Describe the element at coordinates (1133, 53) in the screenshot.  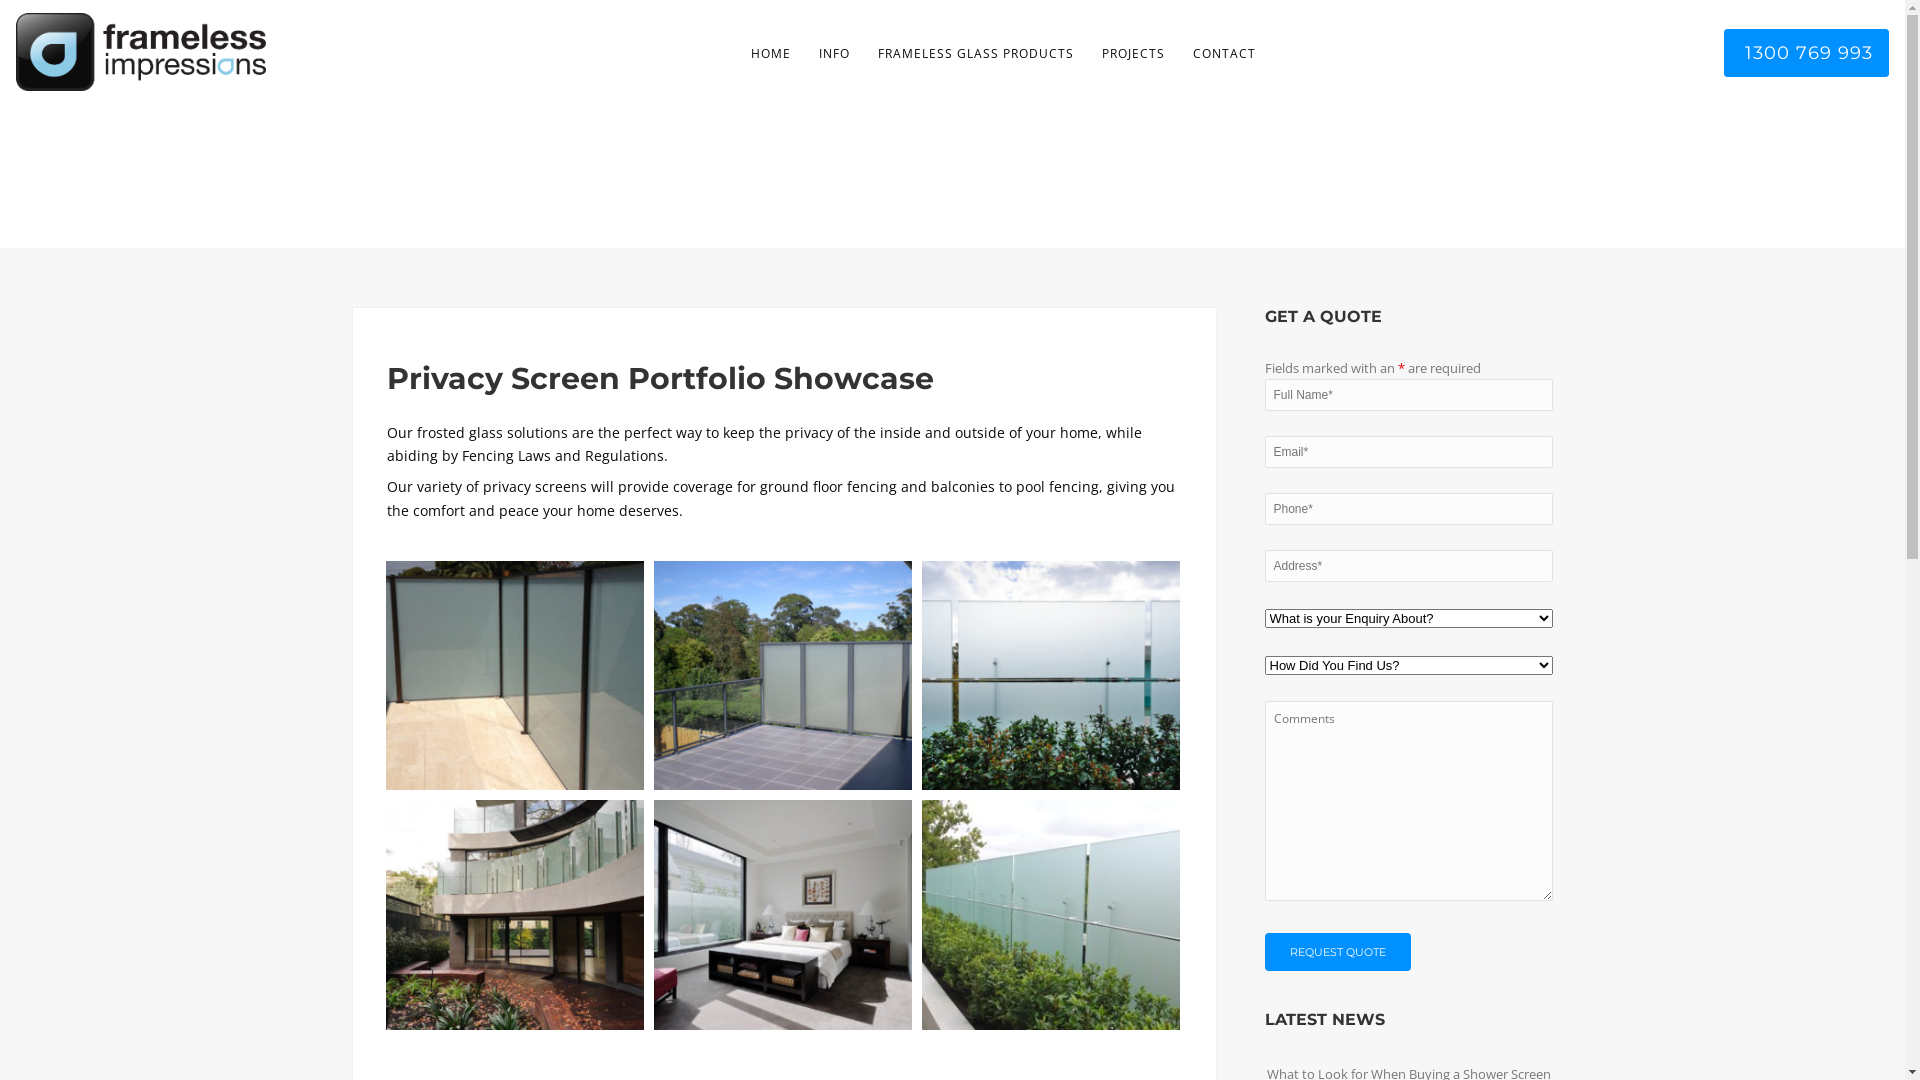
I see `'PROJECTS'` at that location.